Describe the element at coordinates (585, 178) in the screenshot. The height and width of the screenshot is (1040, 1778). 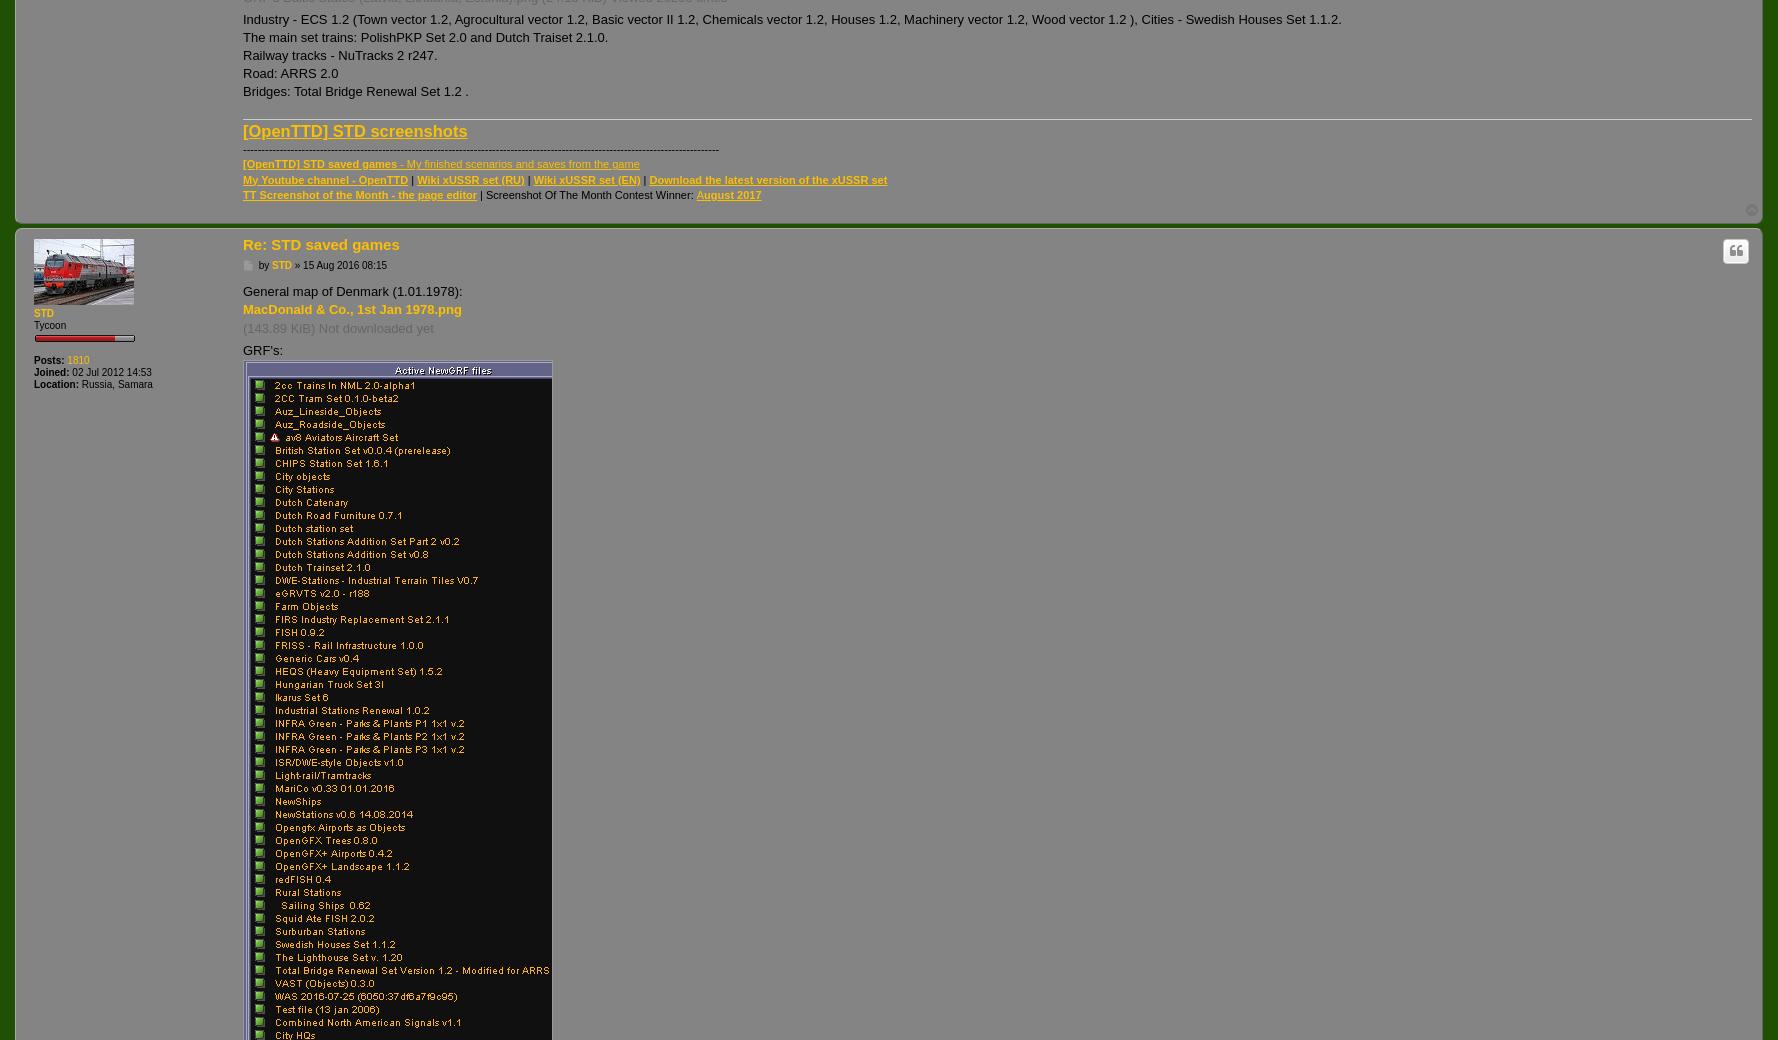
I see `'Wiki xUSSR set (EN)'` at that location.